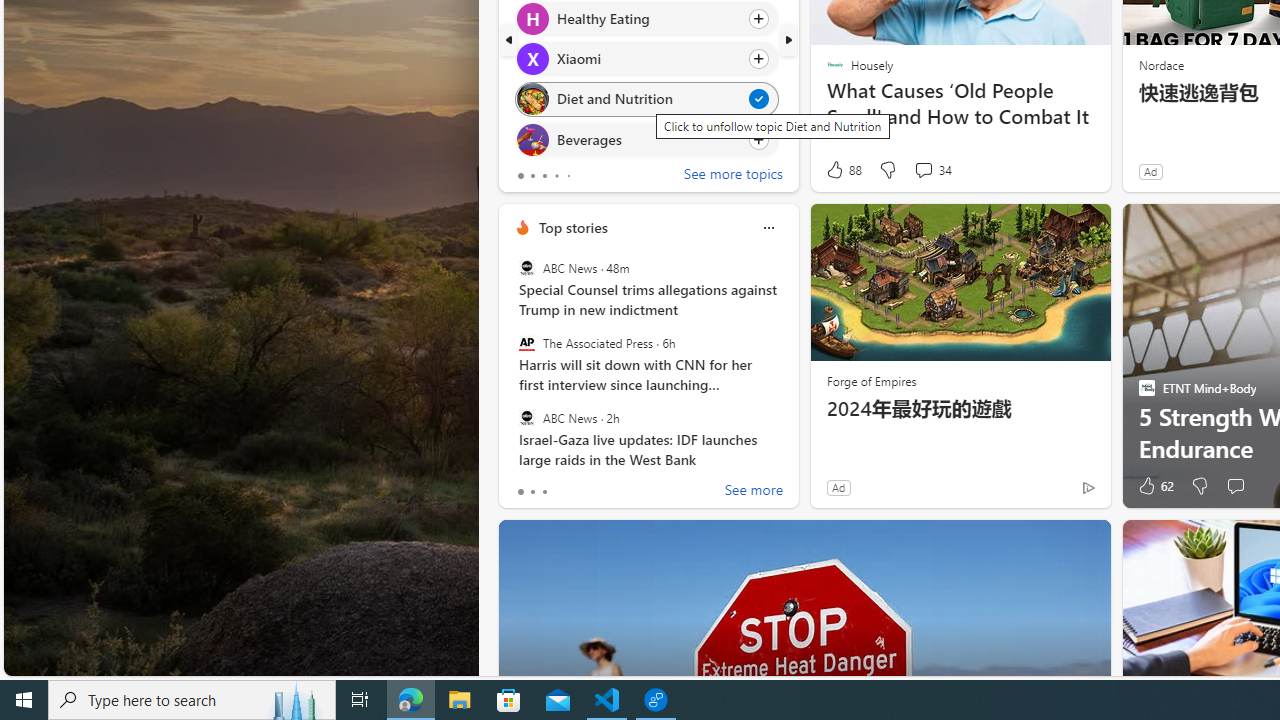 This screenshot has width=1280, height=720. Describe the element at coordinates (556, 175) in the screenshot. I see `'tab-3'` at that location.